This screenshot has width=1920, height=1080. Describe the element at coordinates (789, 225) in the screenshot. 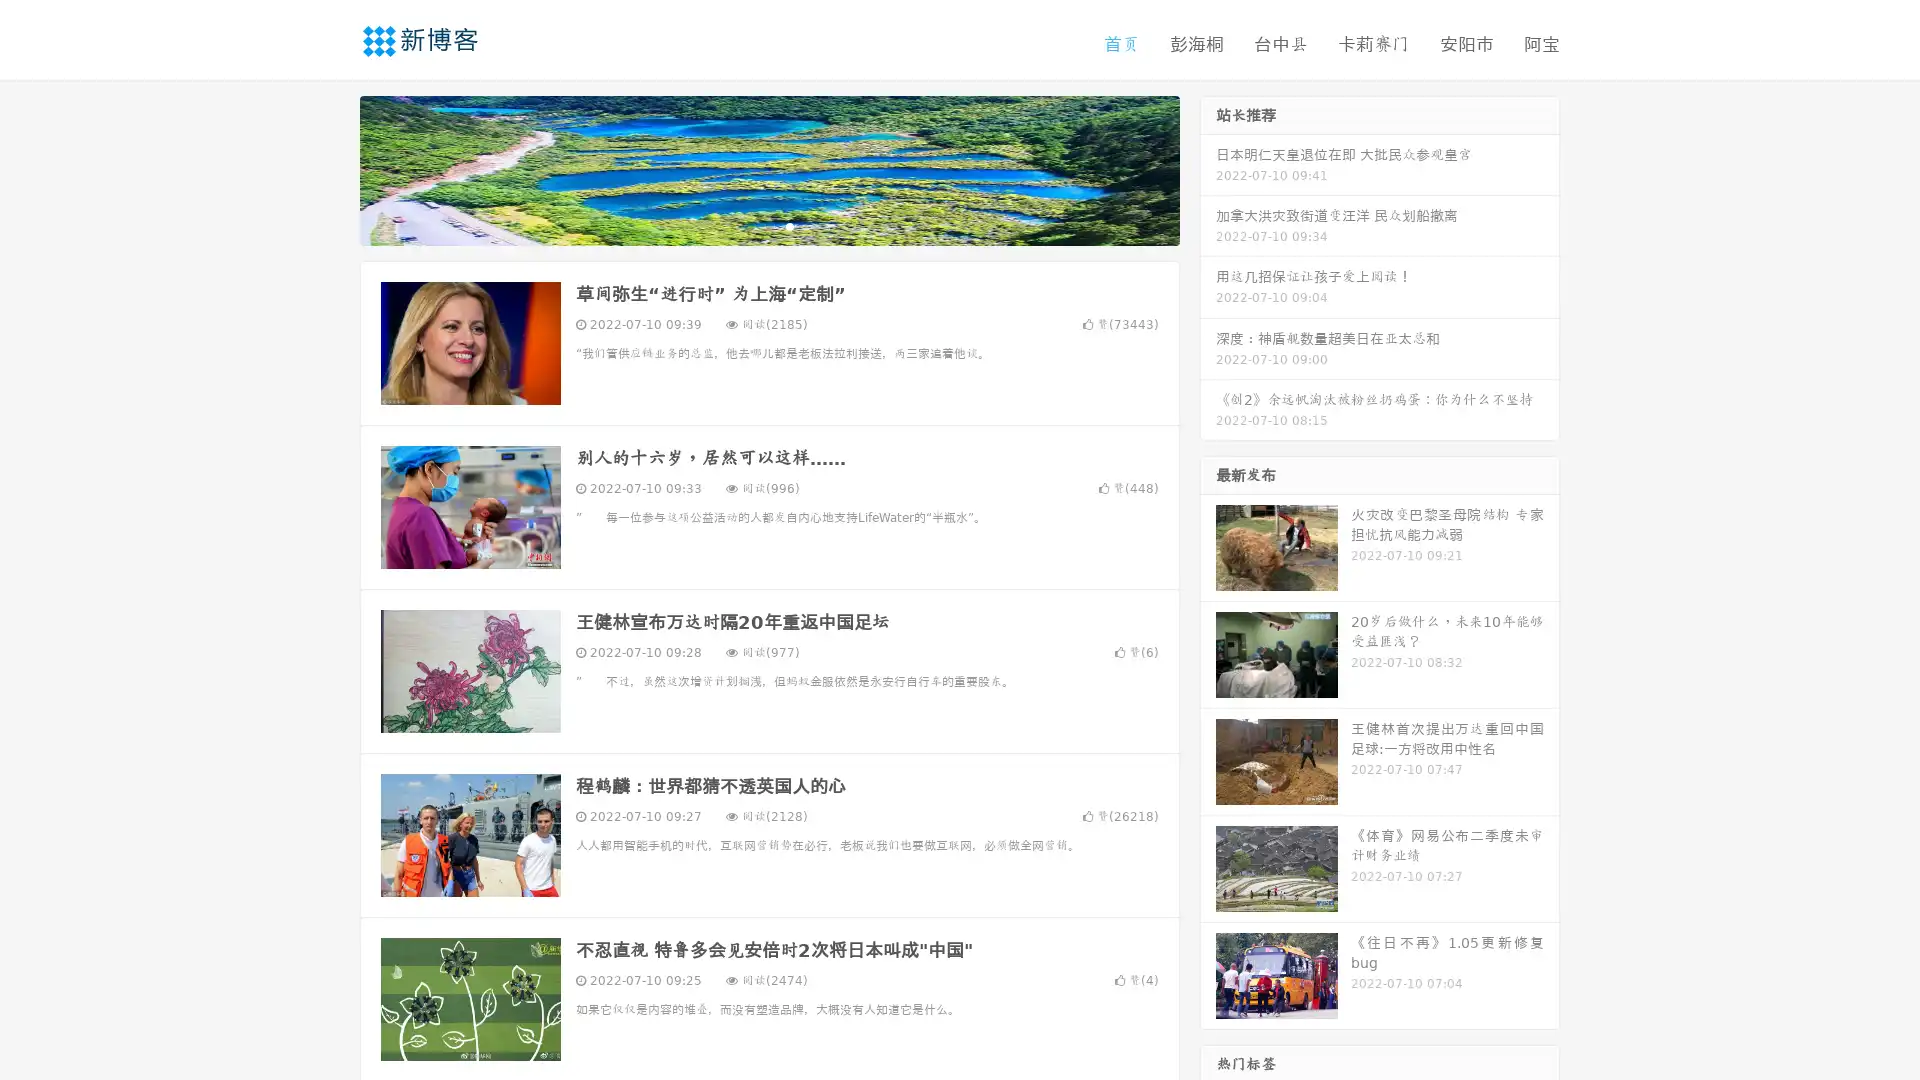

I see `Go to slide 3` at that location.